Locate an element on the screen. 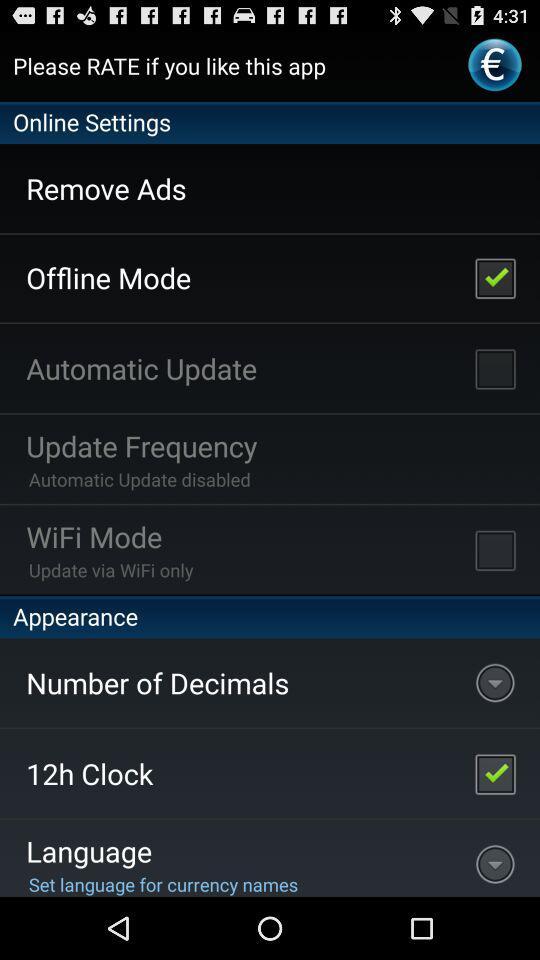 The image size is (540, 960). second check box is located at coordinates (494, 367).